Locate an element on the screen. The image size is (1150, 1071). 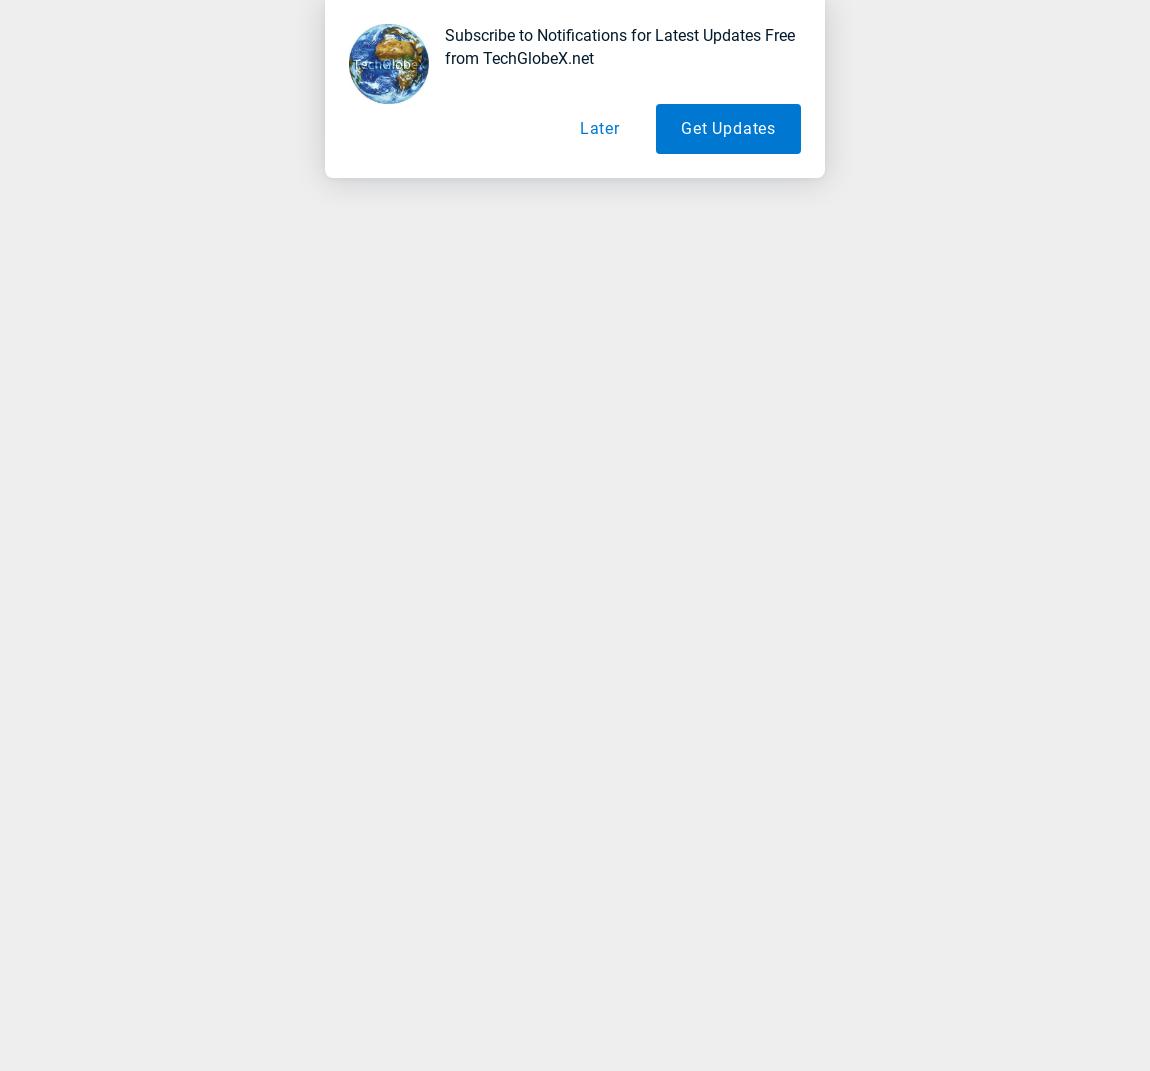
'MENU' is located at coordinates (70, 48).